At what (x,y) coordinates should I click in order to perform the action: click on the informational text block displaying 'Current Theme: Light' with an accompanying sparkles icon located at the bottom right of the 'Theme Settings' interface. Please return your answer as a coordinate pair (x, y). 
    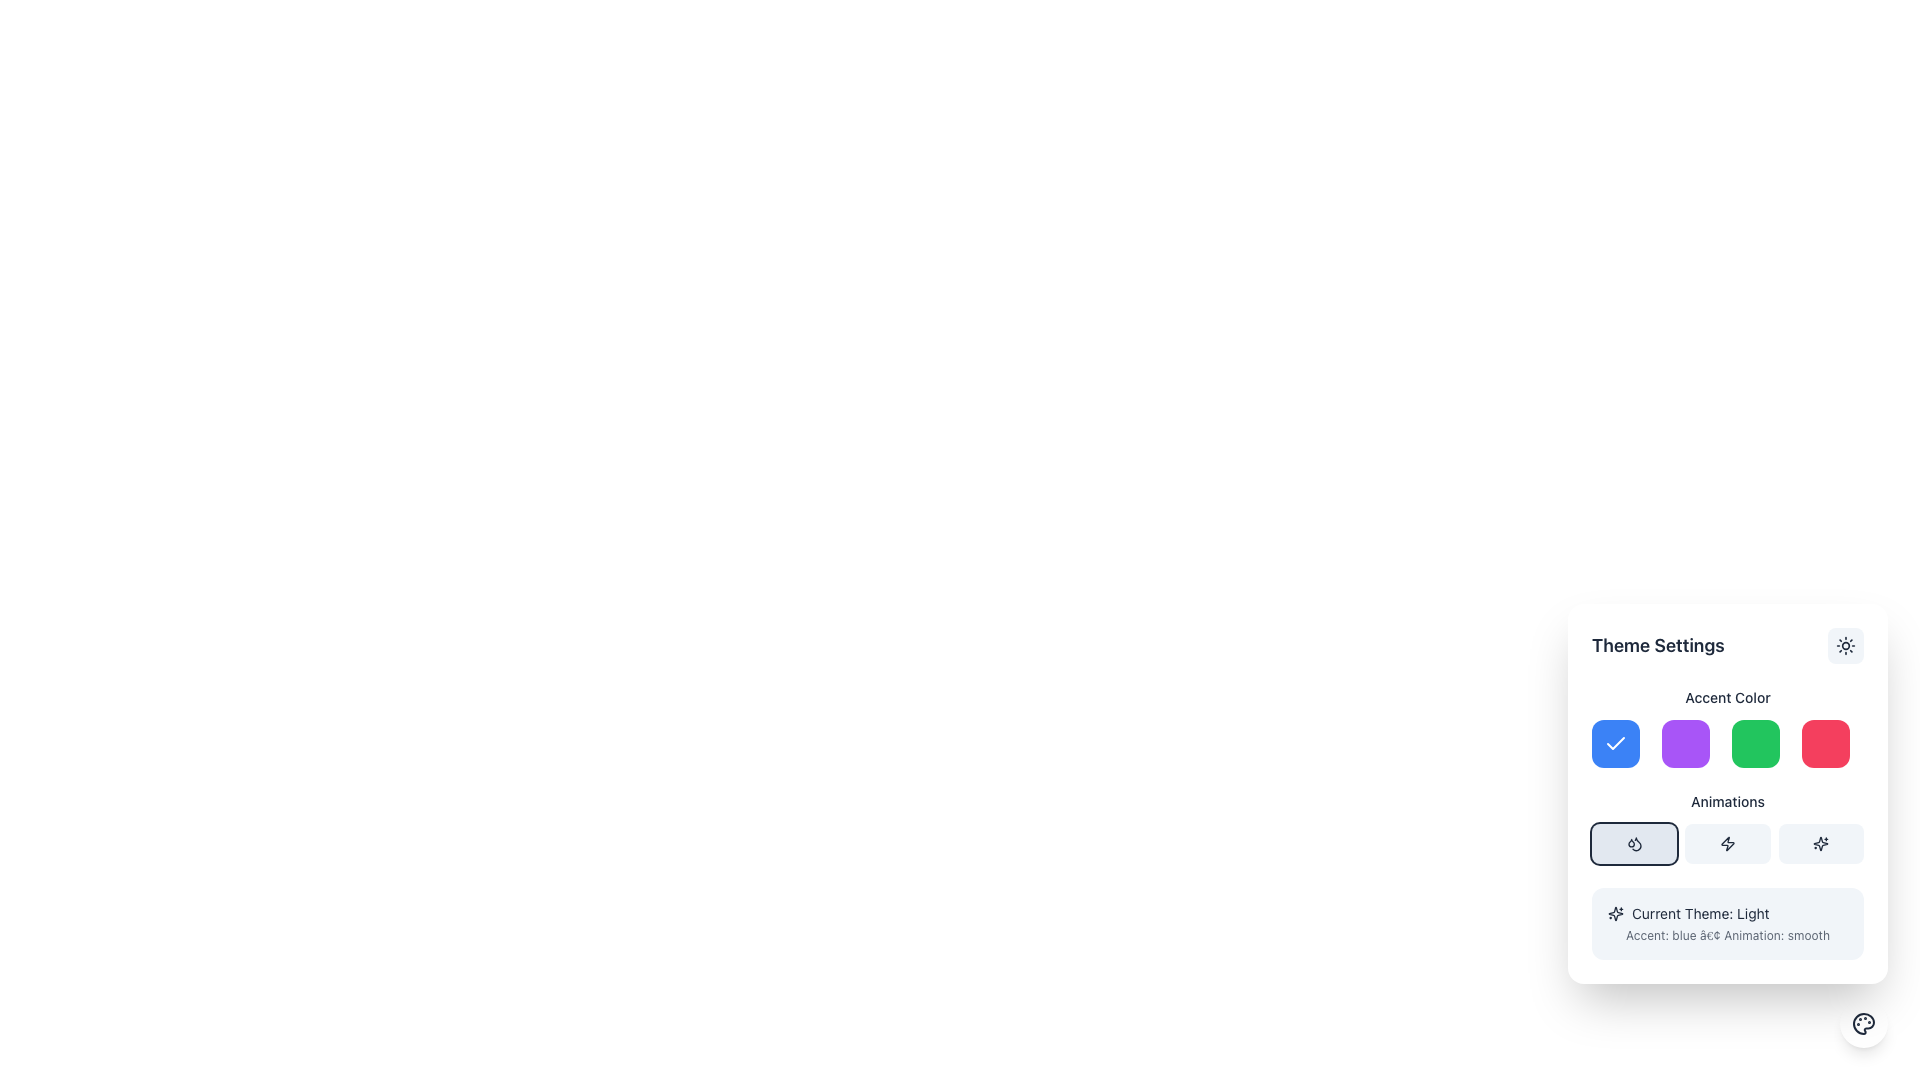
    Looking at the image, I should click on (1727, 924).